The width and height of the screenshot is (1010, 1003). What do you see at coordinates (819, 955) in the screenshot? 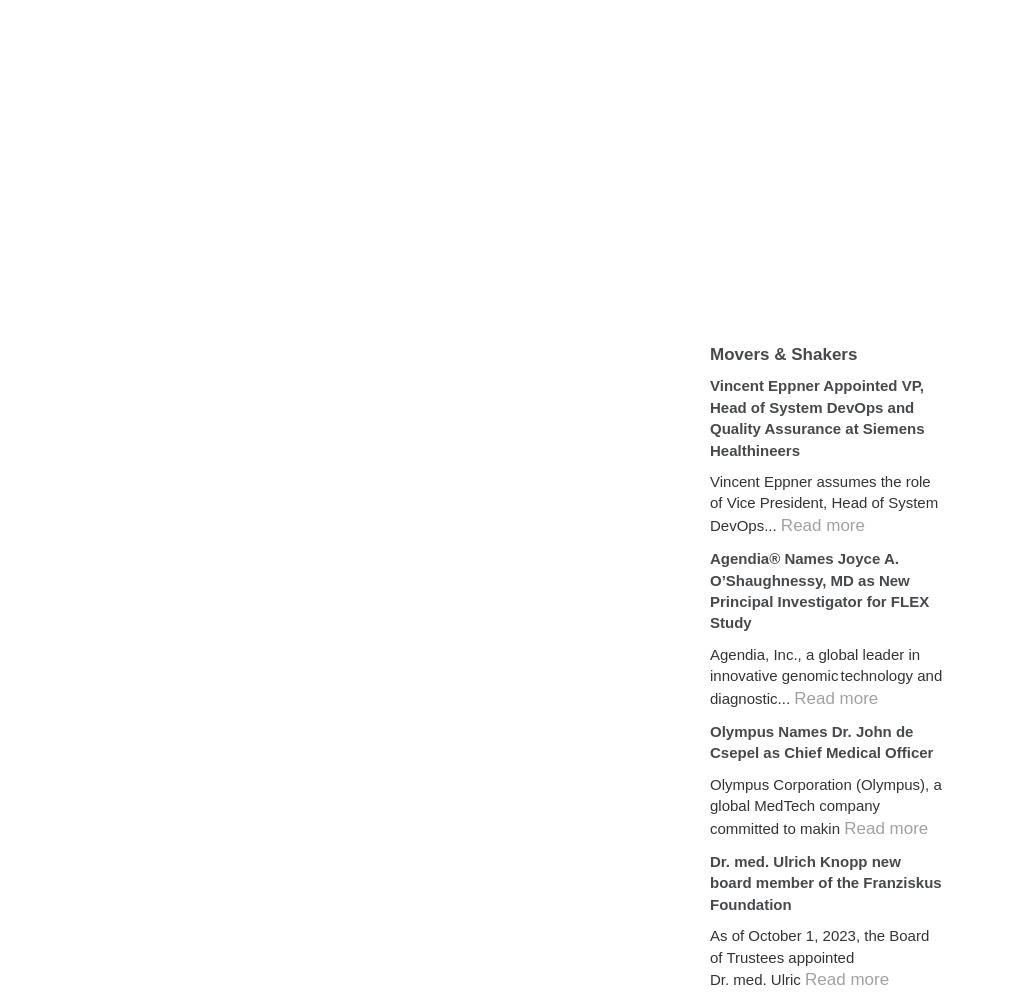
I see `'As of October 1, 2023, the Board of Trustees appointed Dr. med. Ulric'` at bounding box center [819, 955].